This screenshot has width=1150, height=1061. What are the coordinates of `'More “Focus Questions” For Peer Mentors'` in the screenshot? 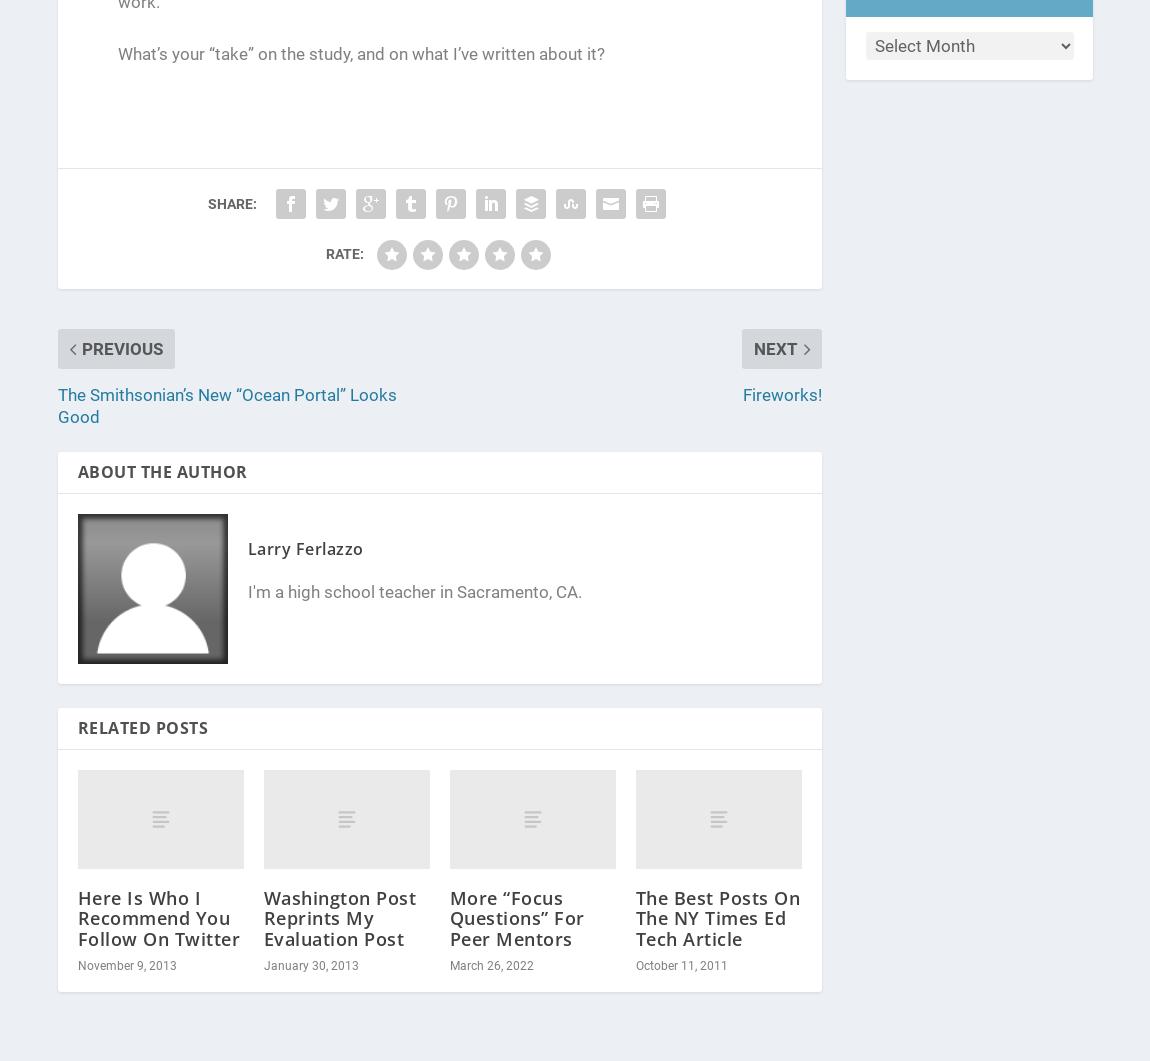 It's located at (516, 917).